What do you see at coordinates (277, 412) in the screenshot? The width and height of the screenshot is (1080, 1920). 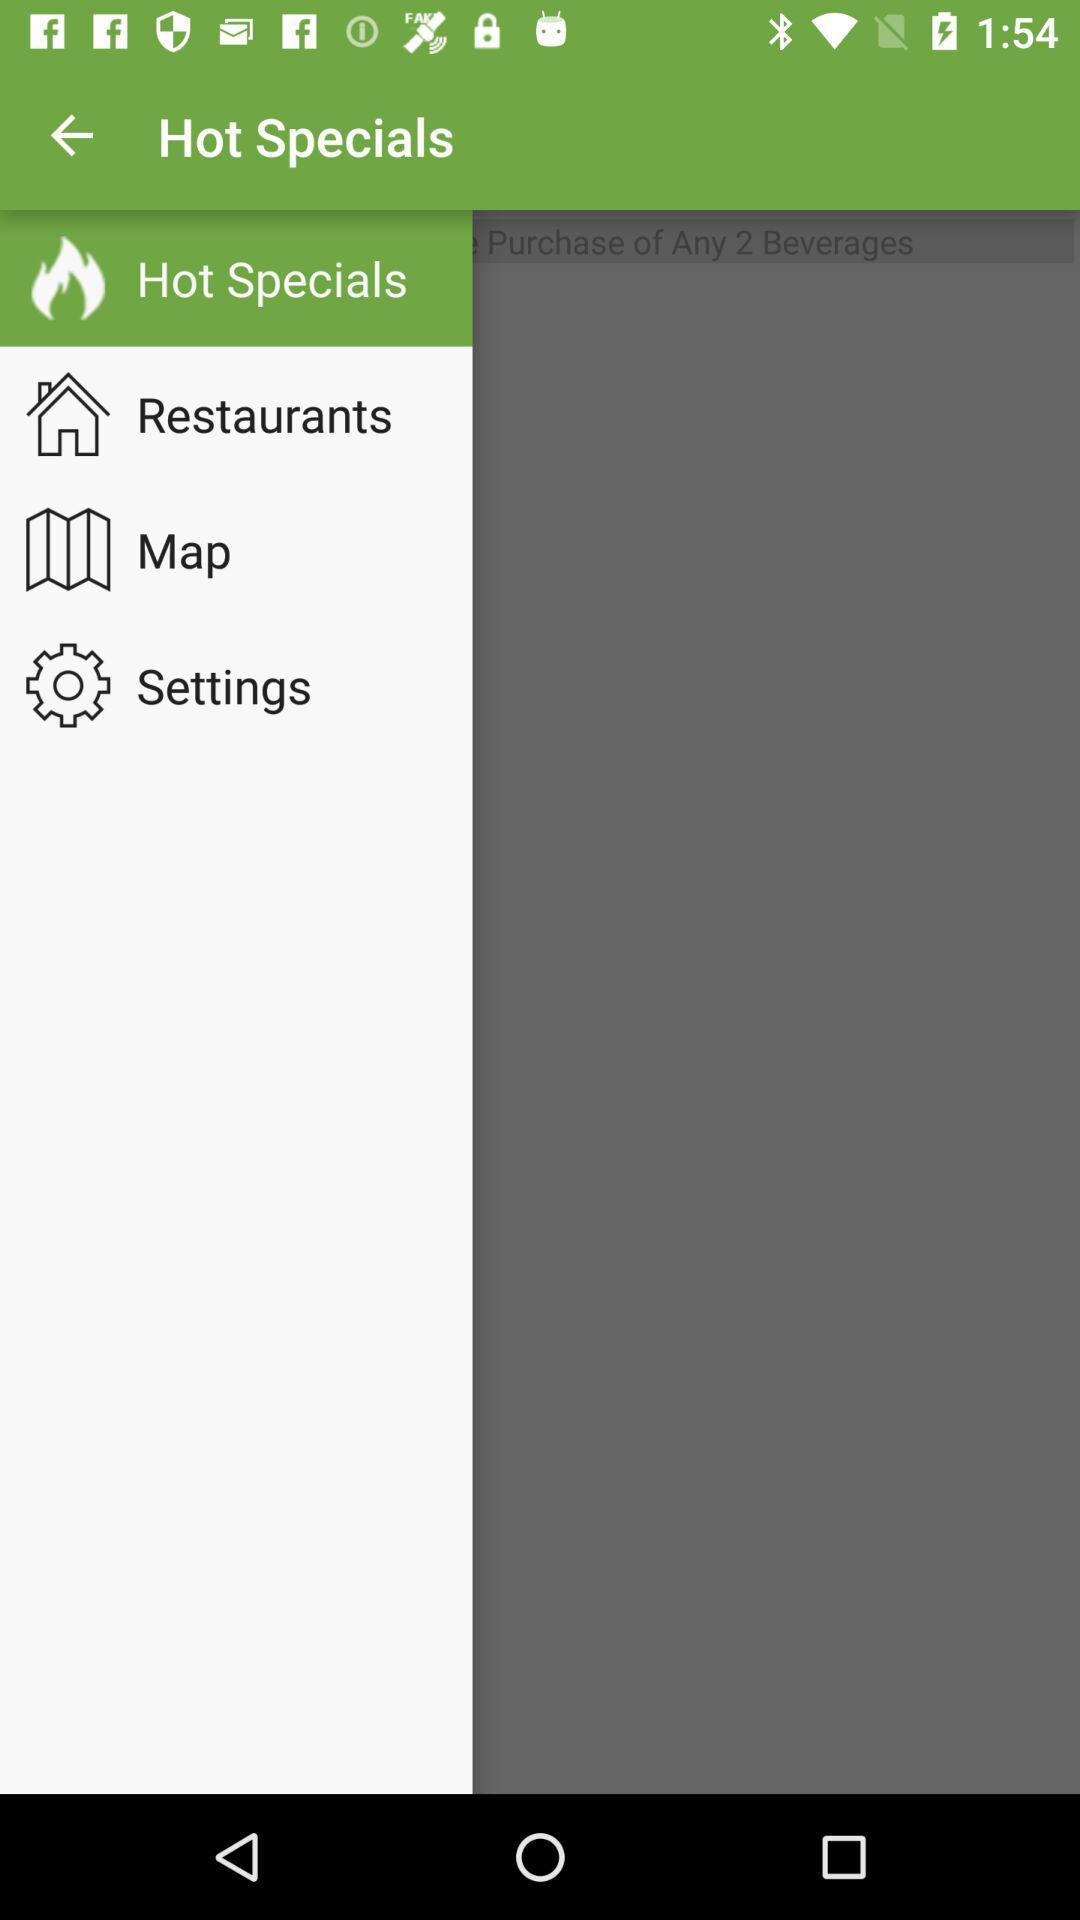 I see `the restaurants item` at bounding box center [277, 412].